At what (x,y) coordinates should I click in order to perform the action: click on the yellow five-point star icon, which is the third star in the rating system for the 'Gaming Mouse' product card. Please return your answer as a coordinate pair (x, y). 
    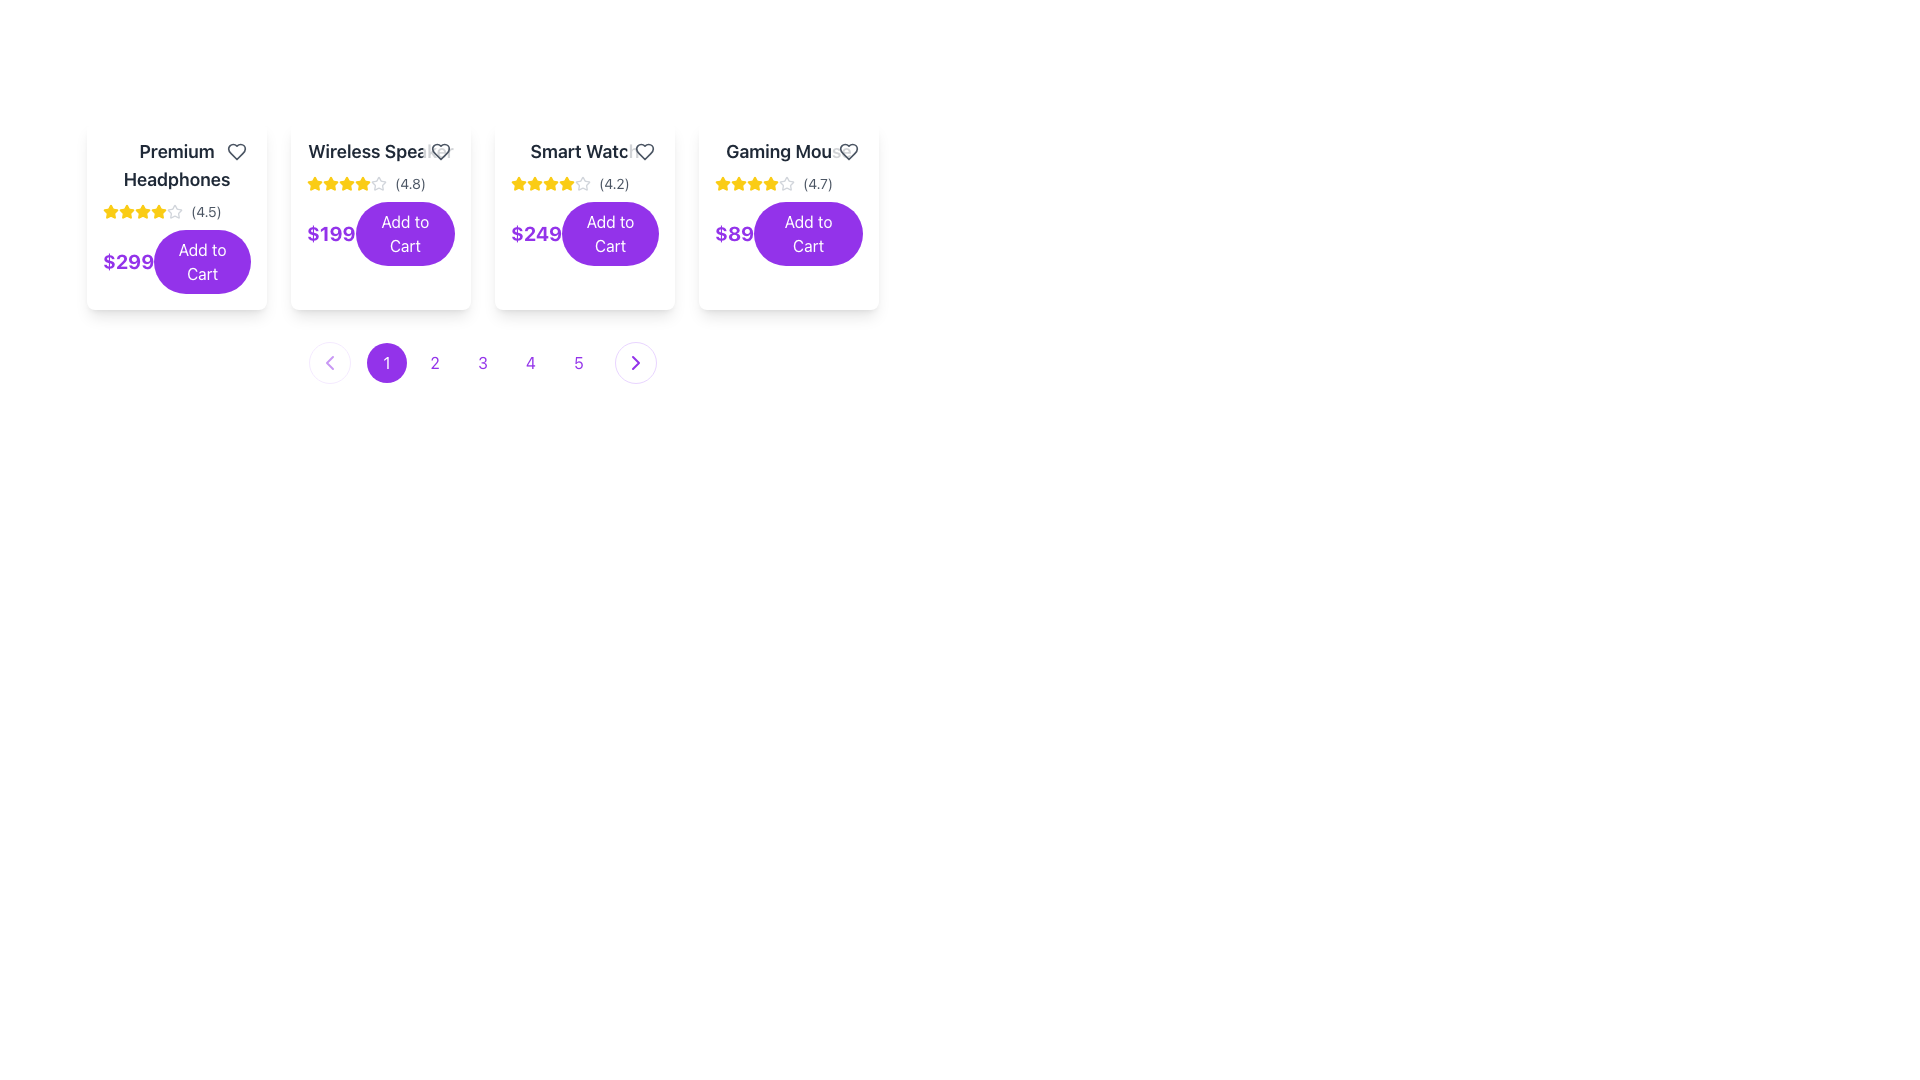
    Looking at the image, I should click on (738, 184).